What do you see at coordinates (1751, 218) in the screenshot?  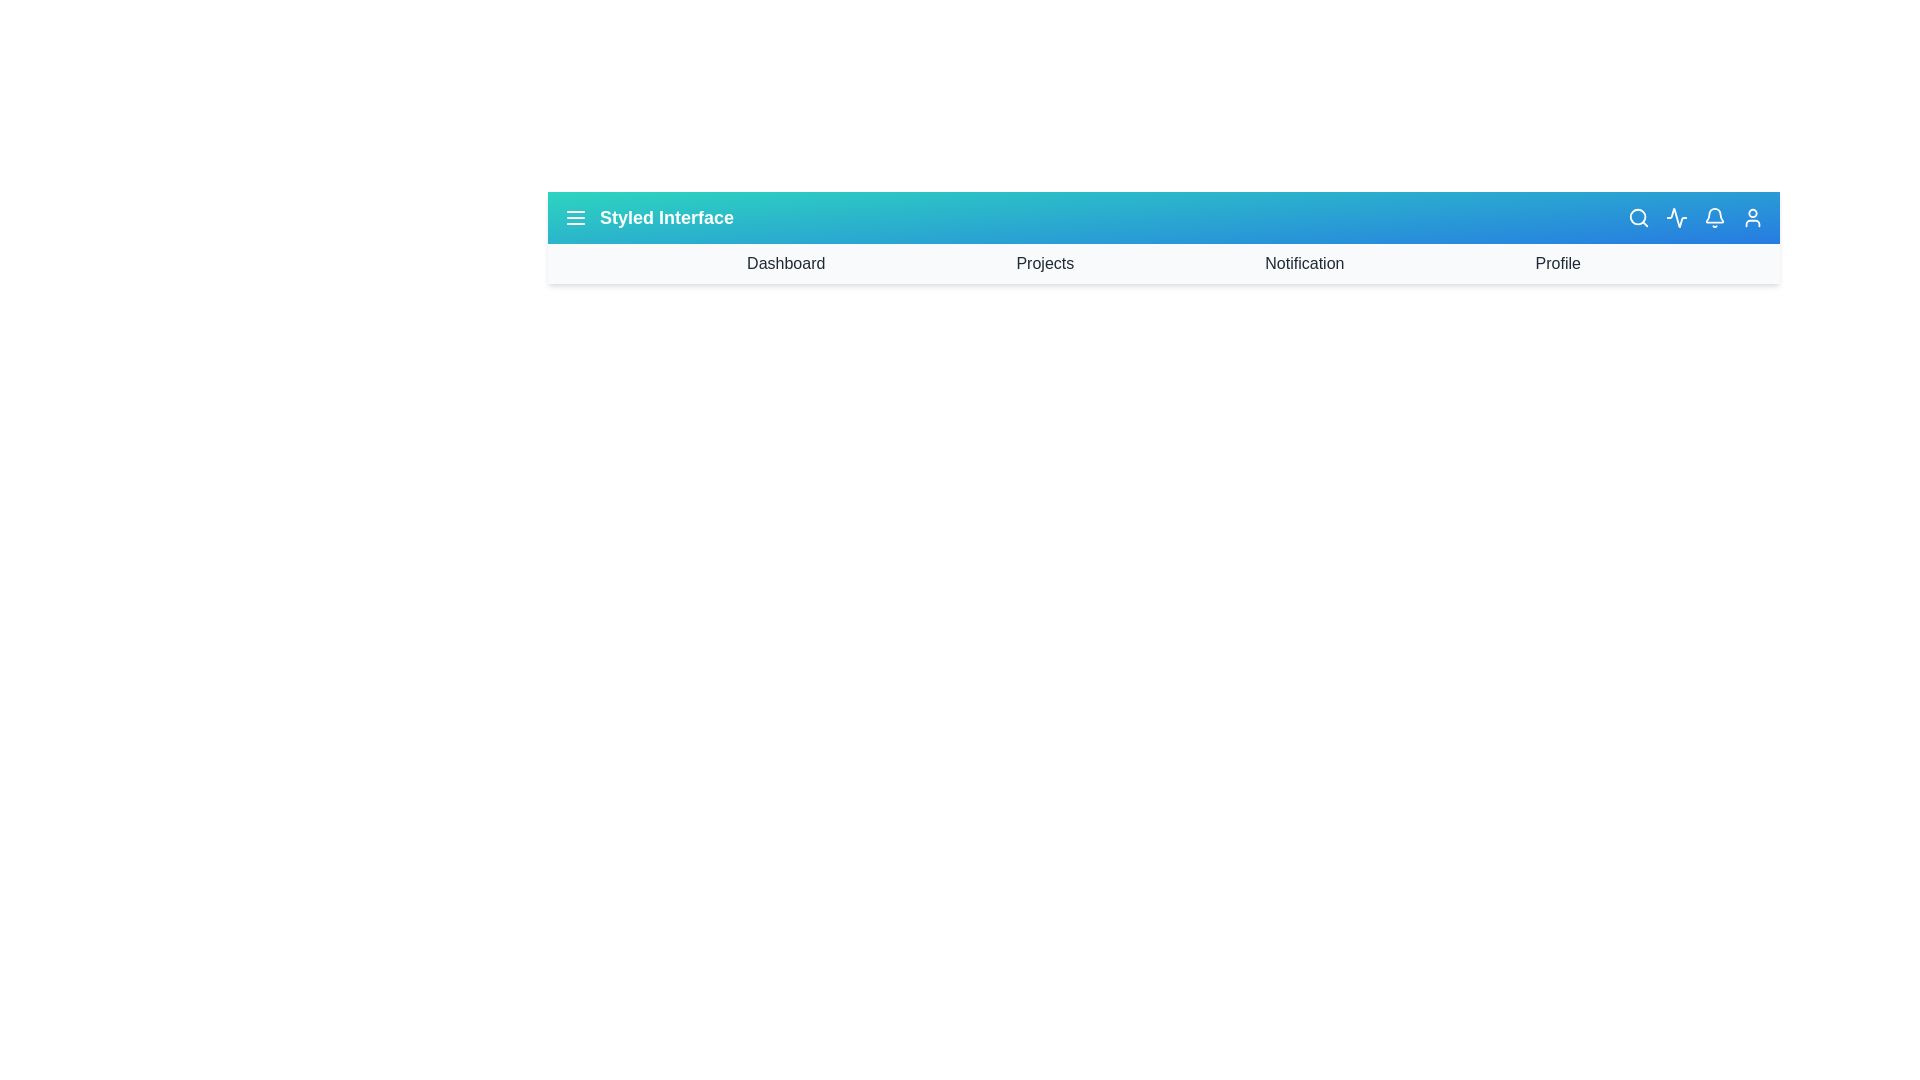 I see `the user icon in the header` at bounding box center [1751, 218].